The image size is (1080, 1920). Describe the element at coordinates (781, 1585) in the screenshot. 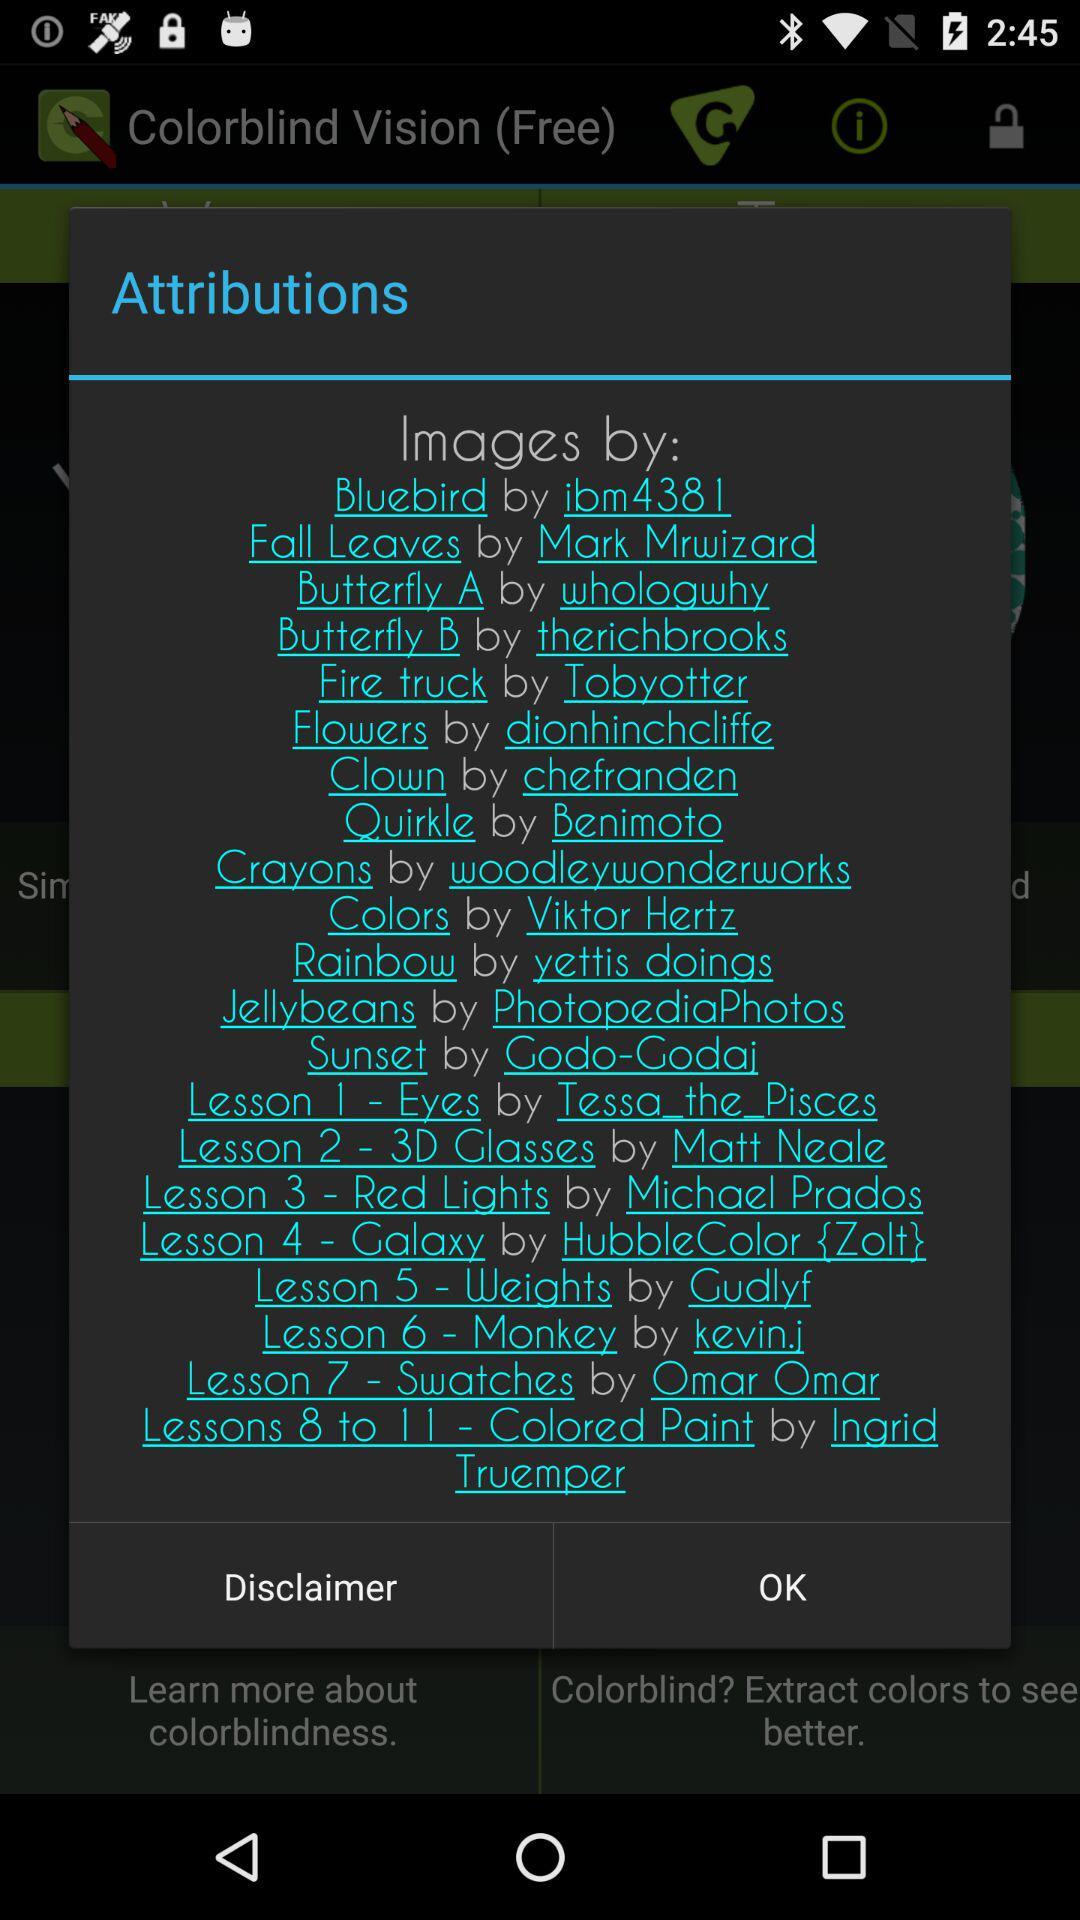

I see `ok icon` at that location.